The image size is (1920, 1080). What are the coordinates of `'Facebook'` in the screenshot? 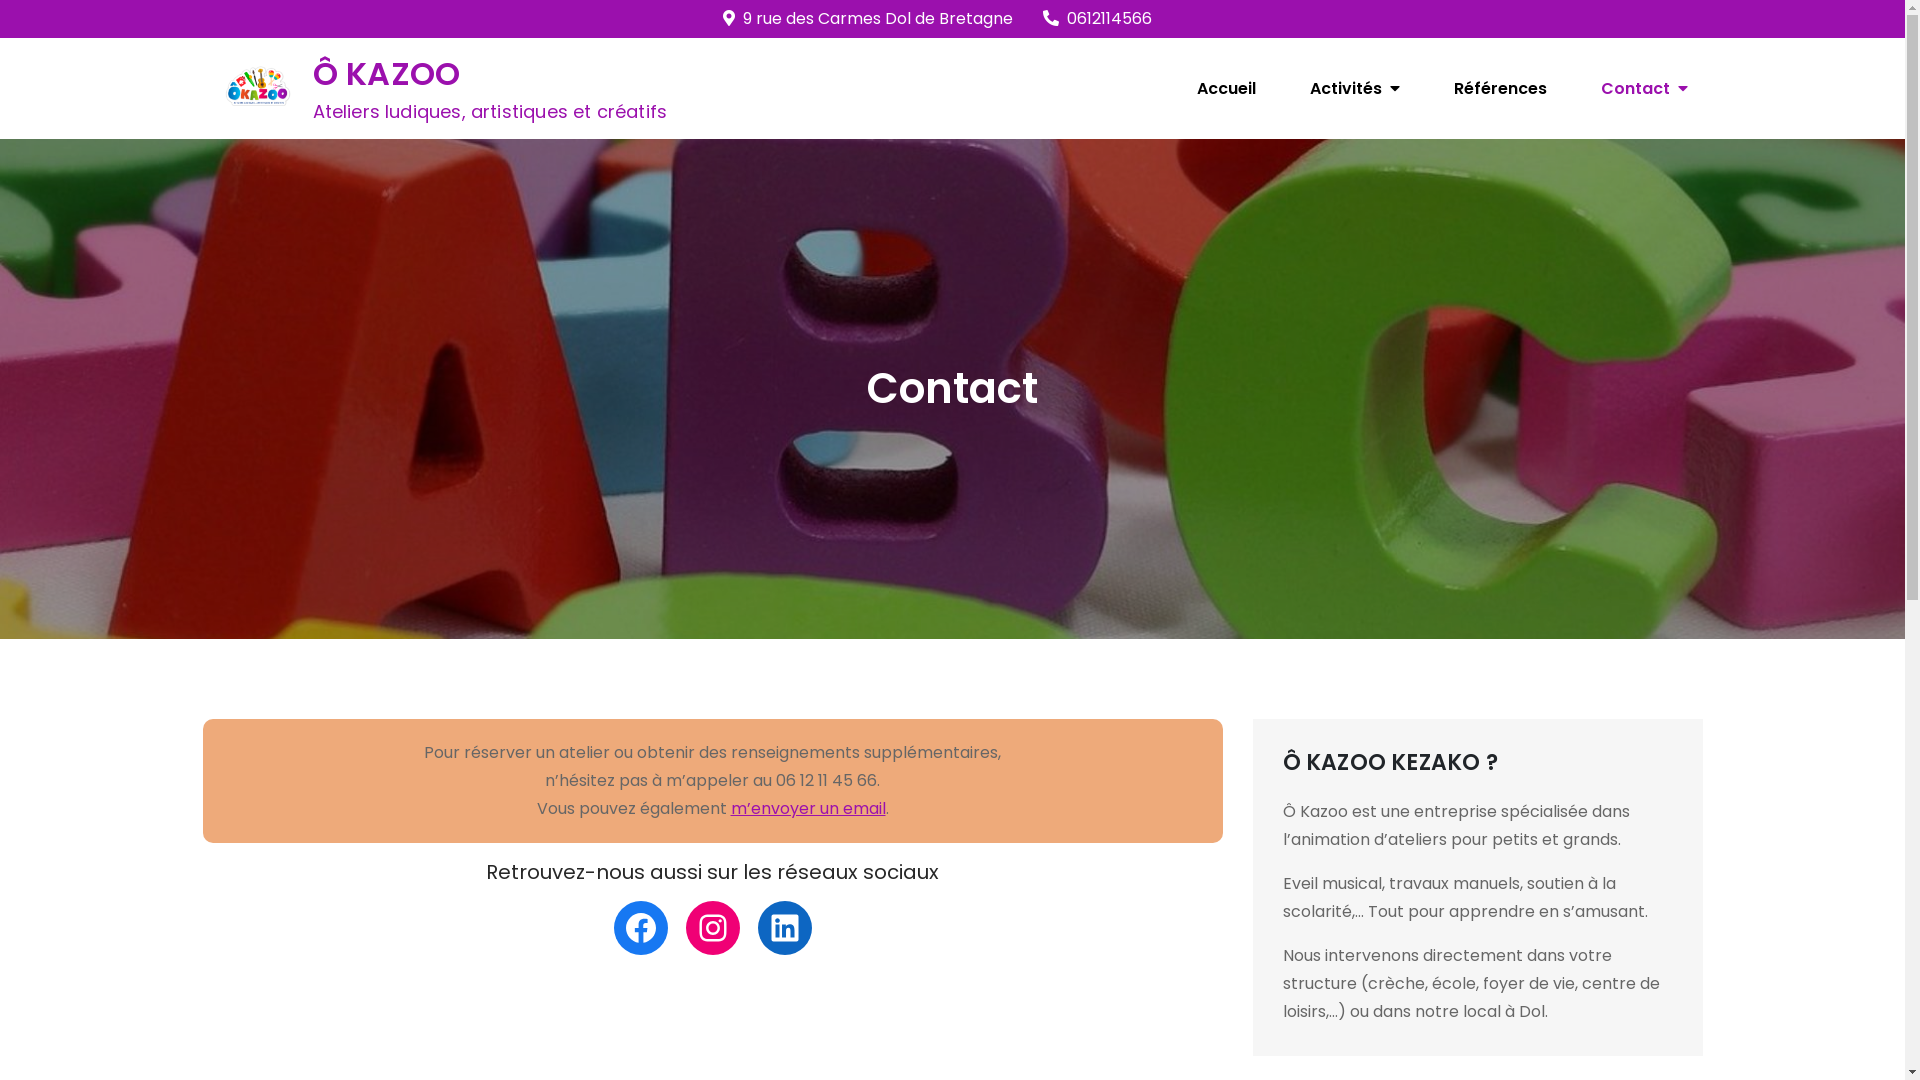 It's located at (641, 928).